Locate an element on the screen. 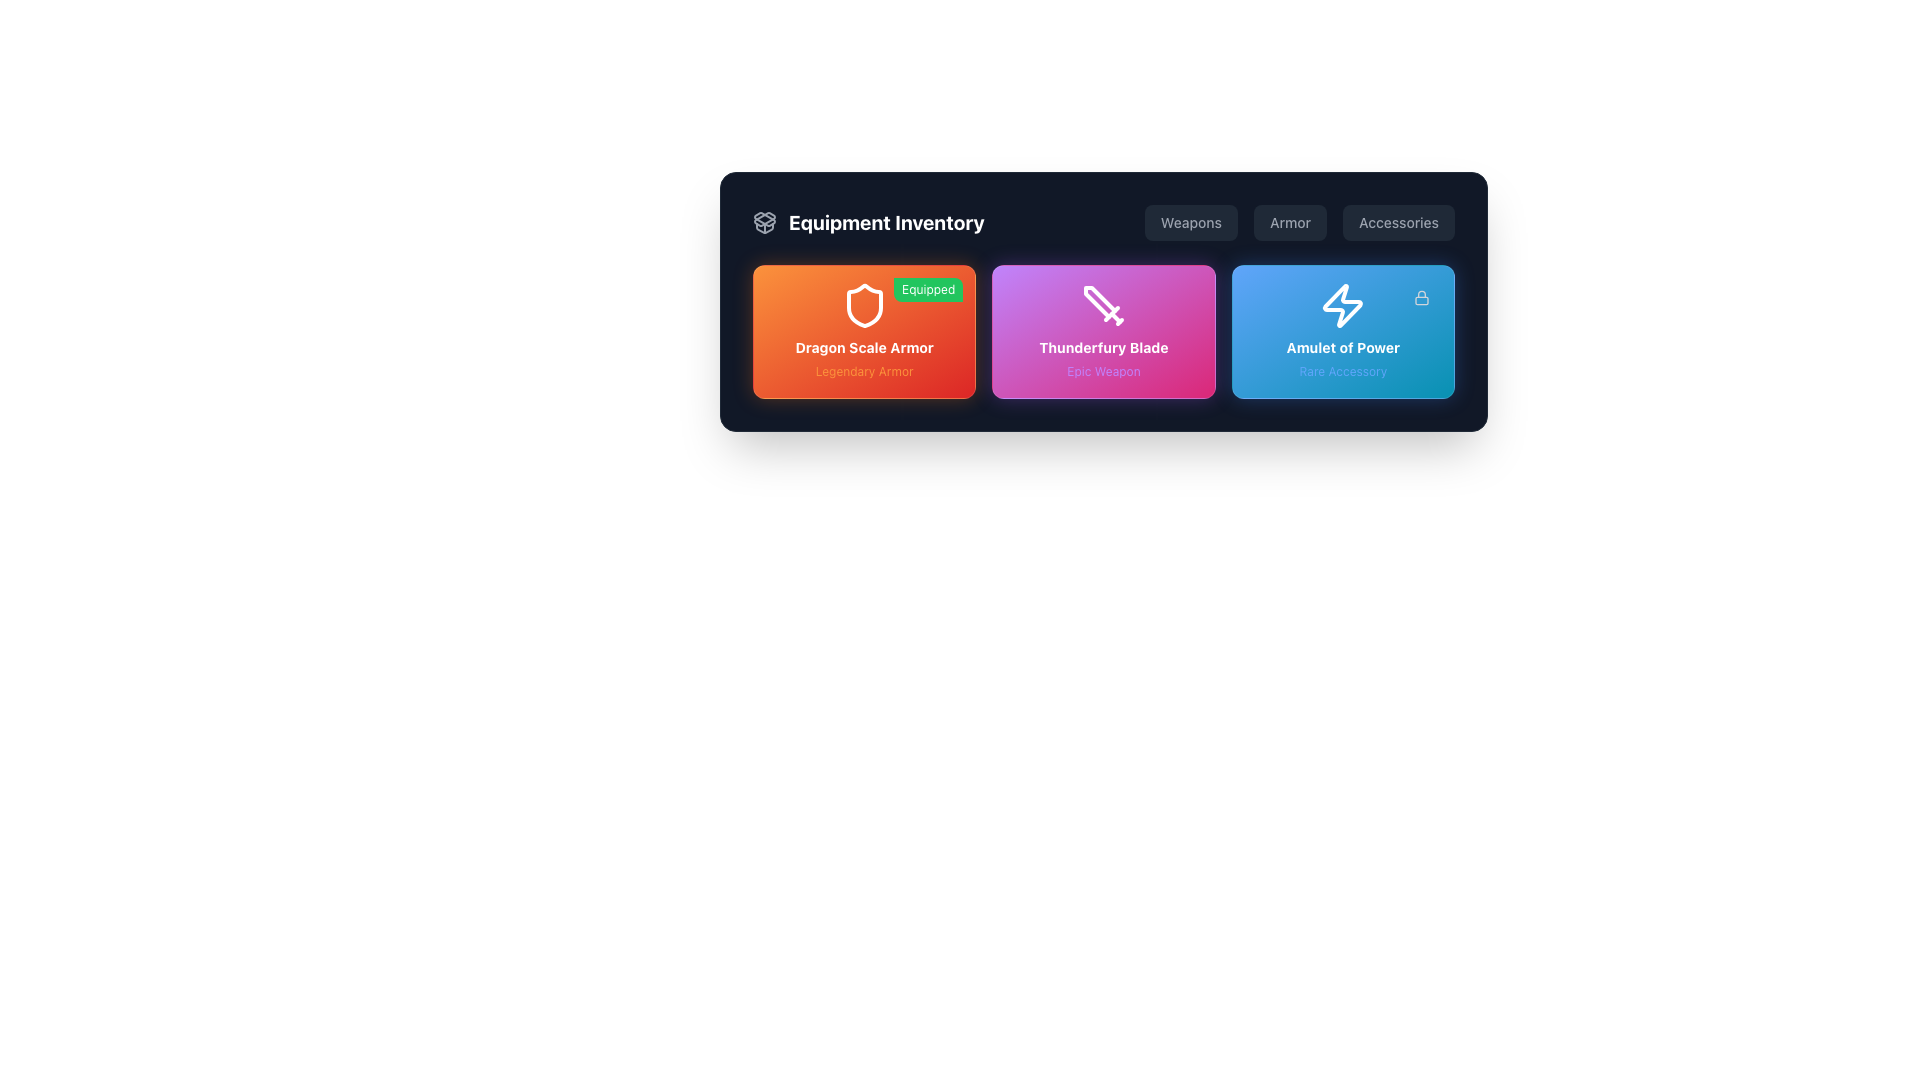 Image resolution: width=1920 pixels, height=1080 pixels. 'Equipment Inventory' label with an icon, which is positioned on the left side of the horizontal bar above the categorized items, specifically to the left of the buttons labeled 'Weapons', 'Armor', and 'Accessories' is located at coordinates (868, 223).